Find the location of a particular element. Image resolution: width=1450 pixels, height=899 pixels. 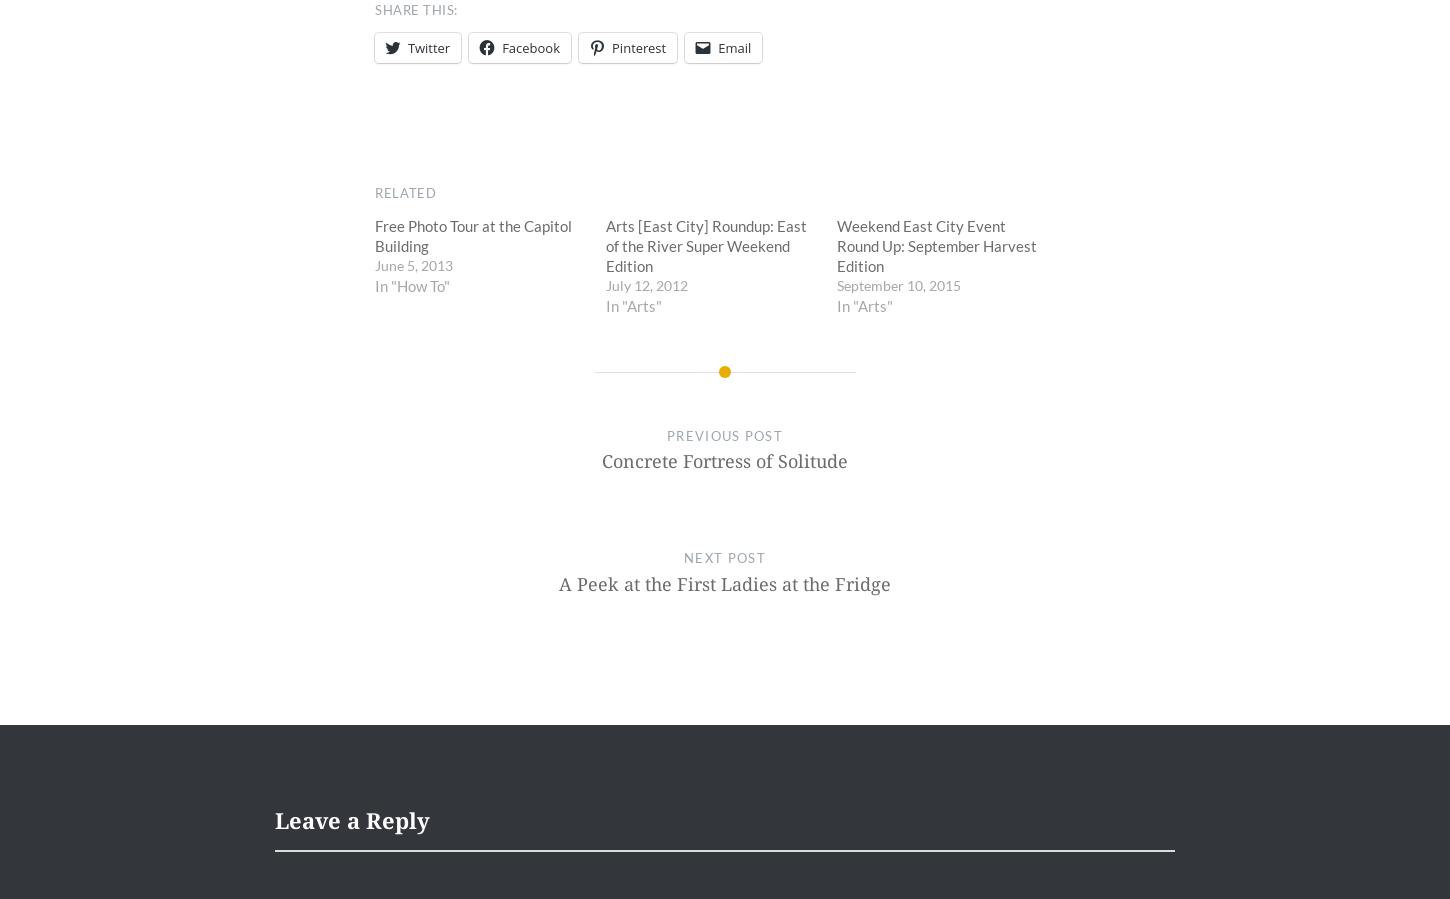

'A Peek at the First Ladies at the Fridge' is located at coordinates (725, 583).